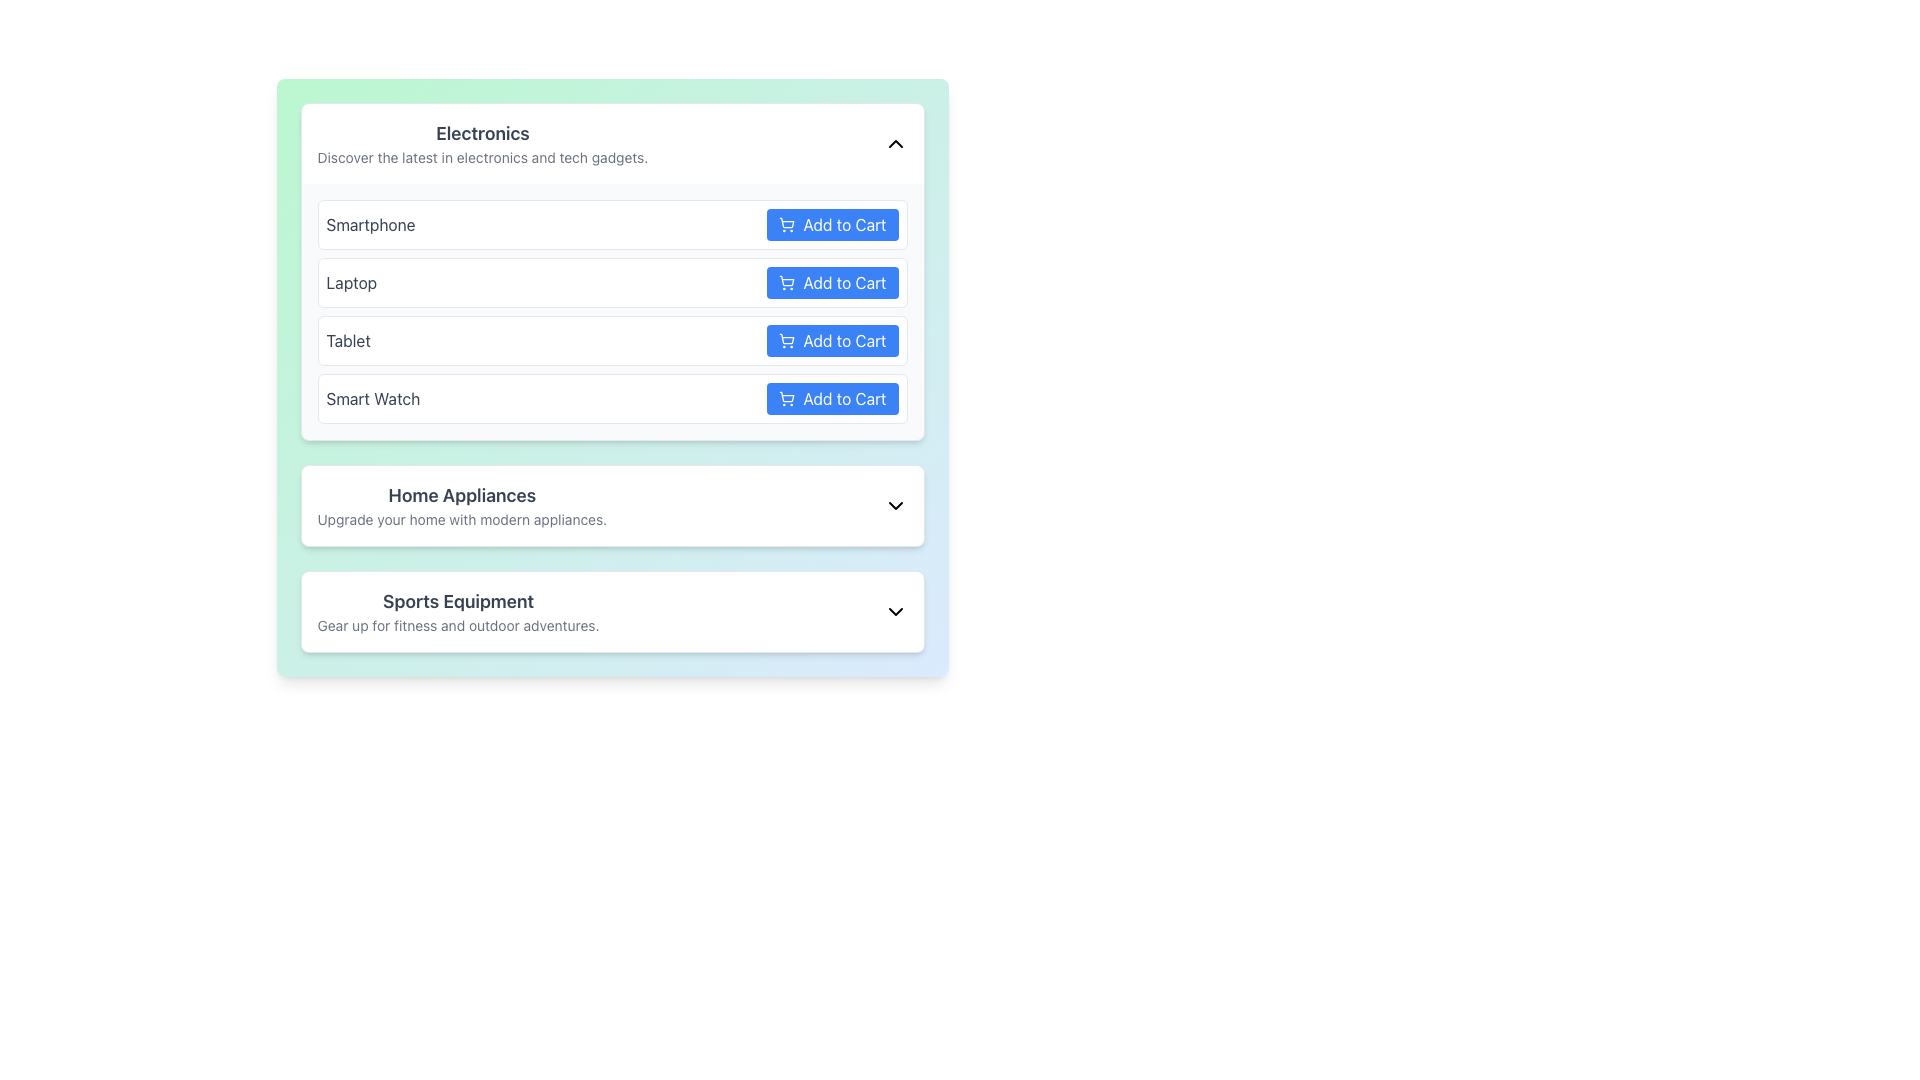  What do you see at coordinates (786, 224) in the screenshot?
I see `the 'Add to Cart' icon inside the button labeled 'Add to Cart' in the first row of the 'Electronics' section for the 'Smartphone' item` at bounding box center [786, 224].